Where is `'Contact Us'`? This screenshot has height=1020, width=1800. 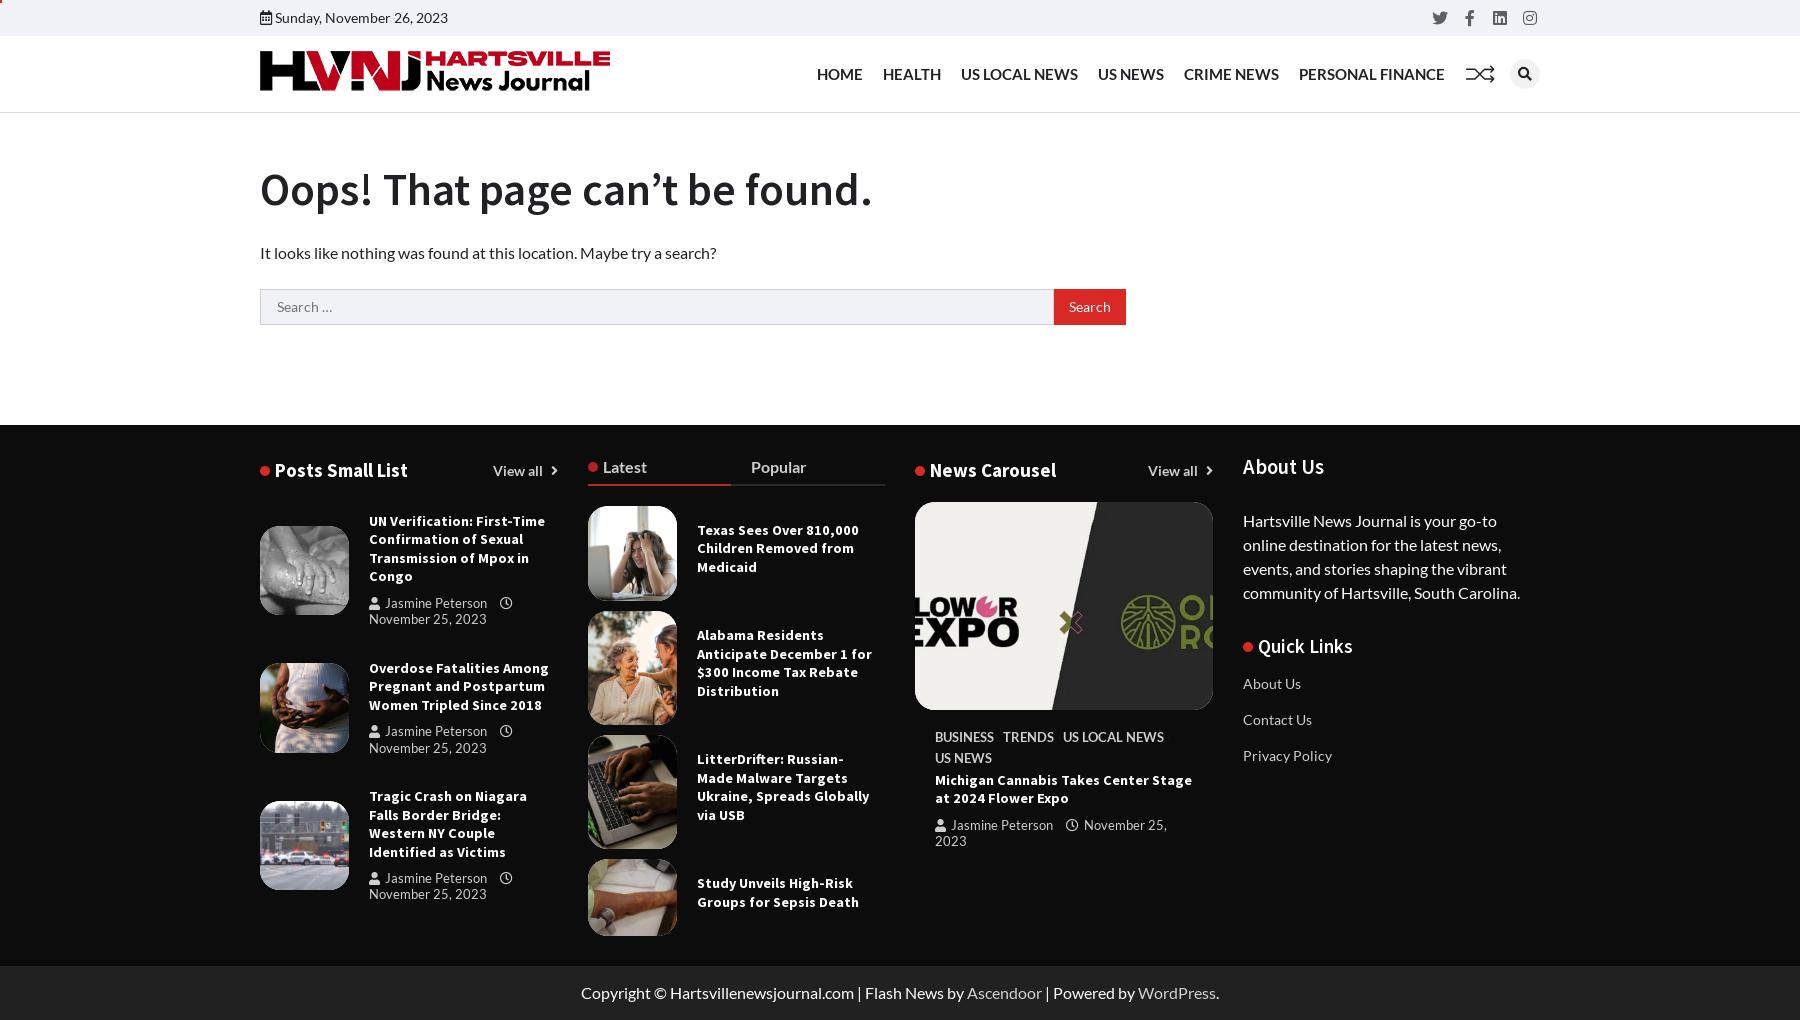
'Contact Us' is located at coordinates (1242, 718).